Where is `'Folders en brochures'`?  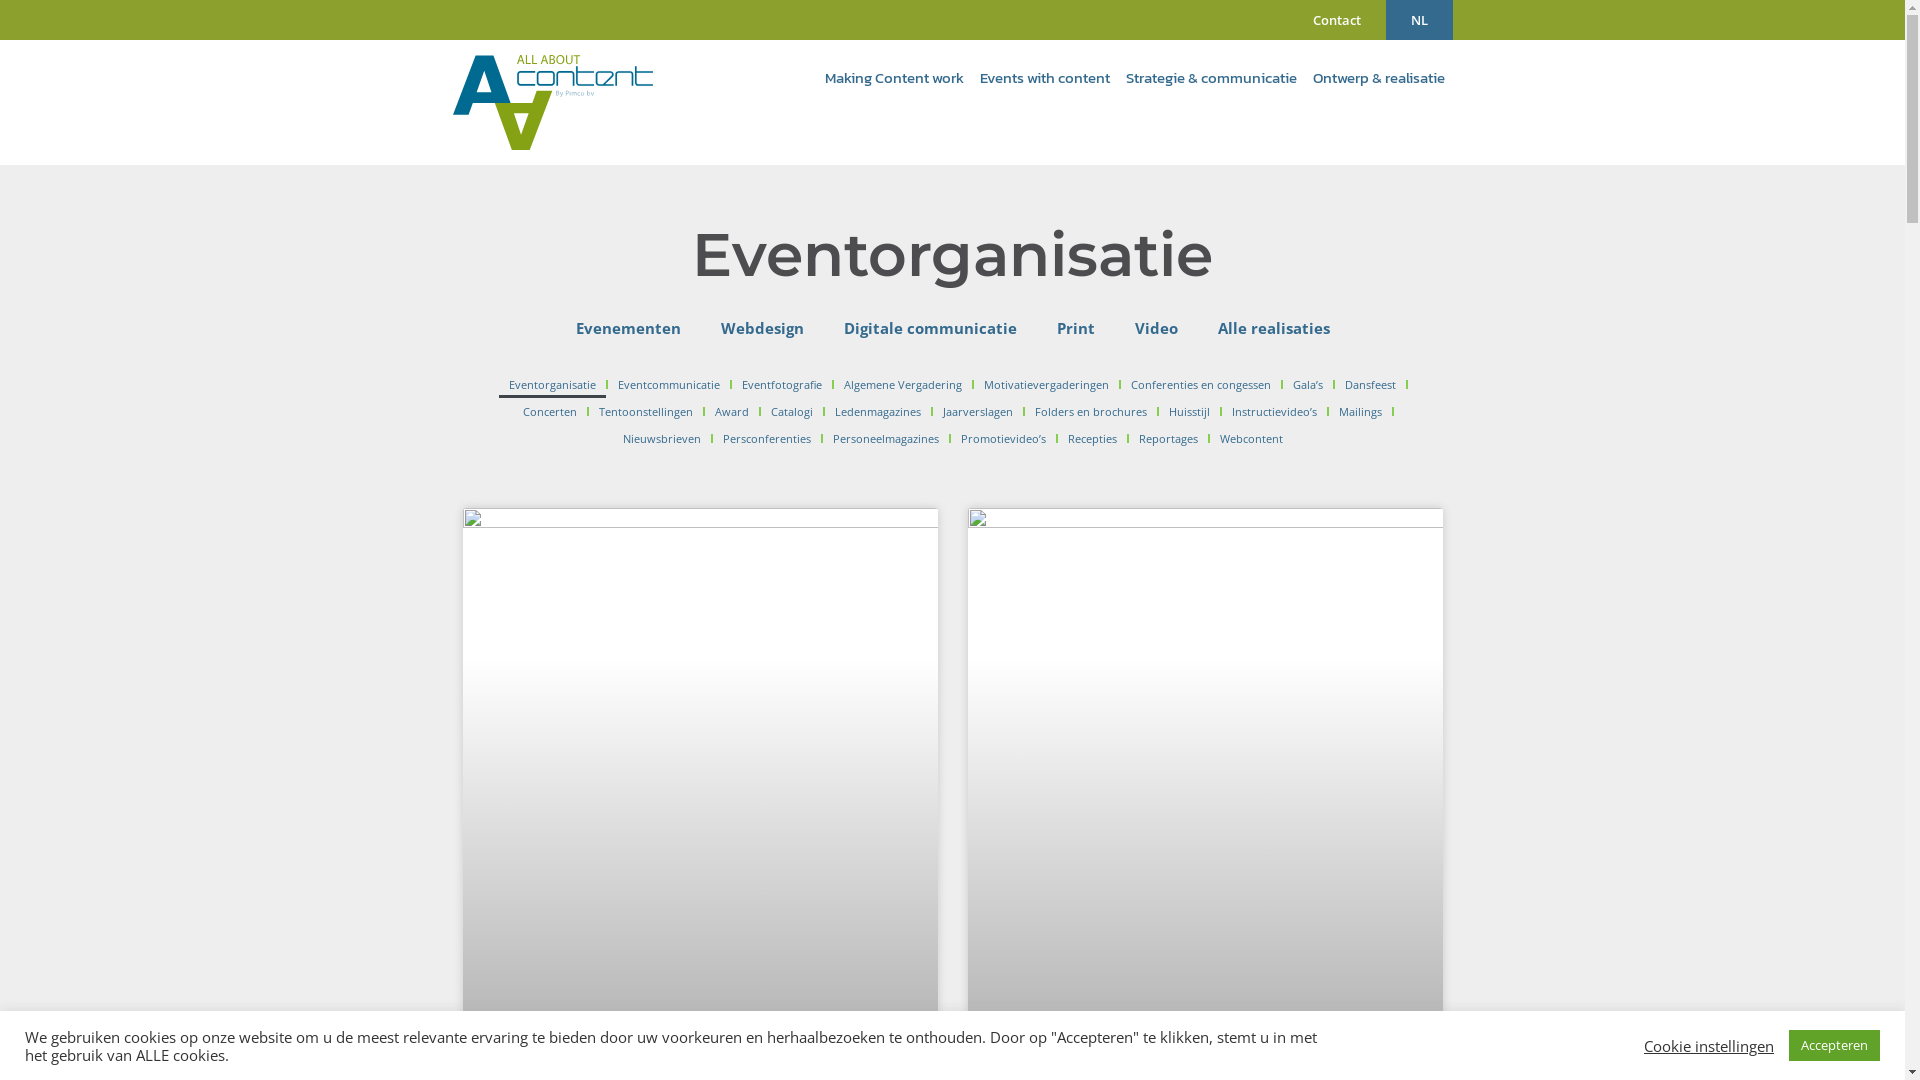
'Folders en brochures' is located at coordinates (1088, 411).